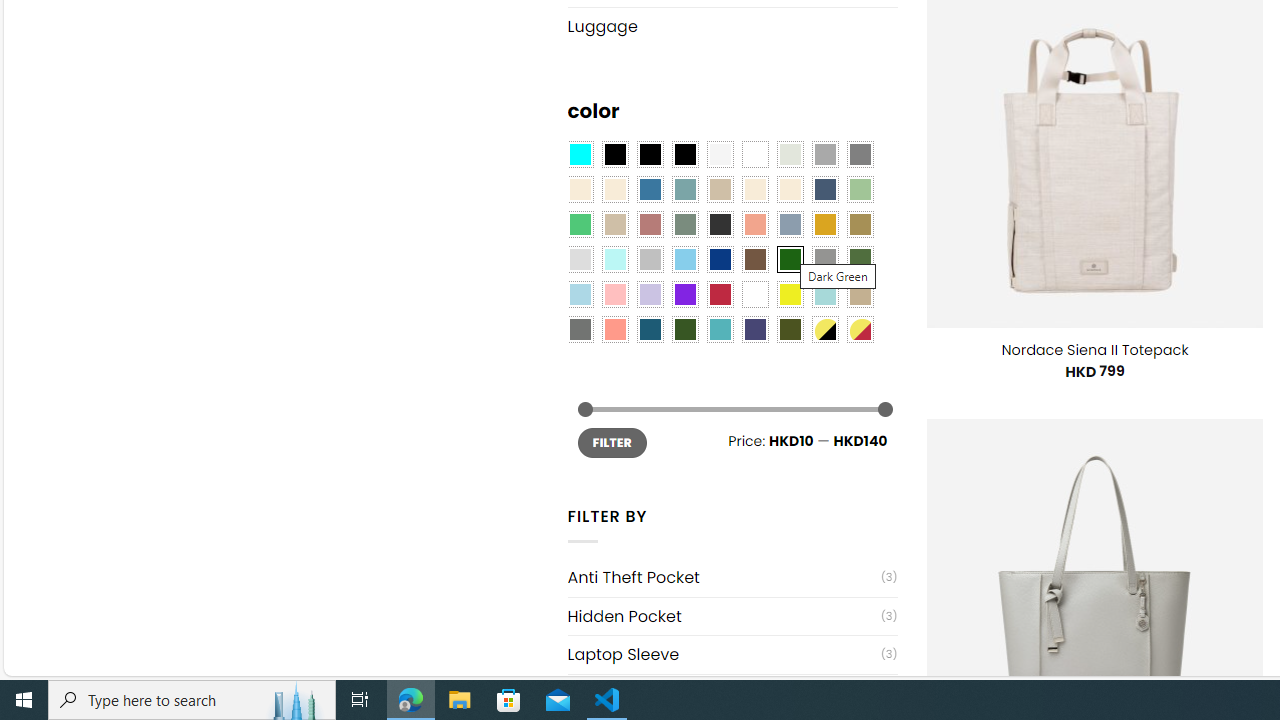 The width and height of the screenshot is (1280, 720). Describe the element at coordinates (650, 225) in the screenshot. I see `'Rose'` at that location.